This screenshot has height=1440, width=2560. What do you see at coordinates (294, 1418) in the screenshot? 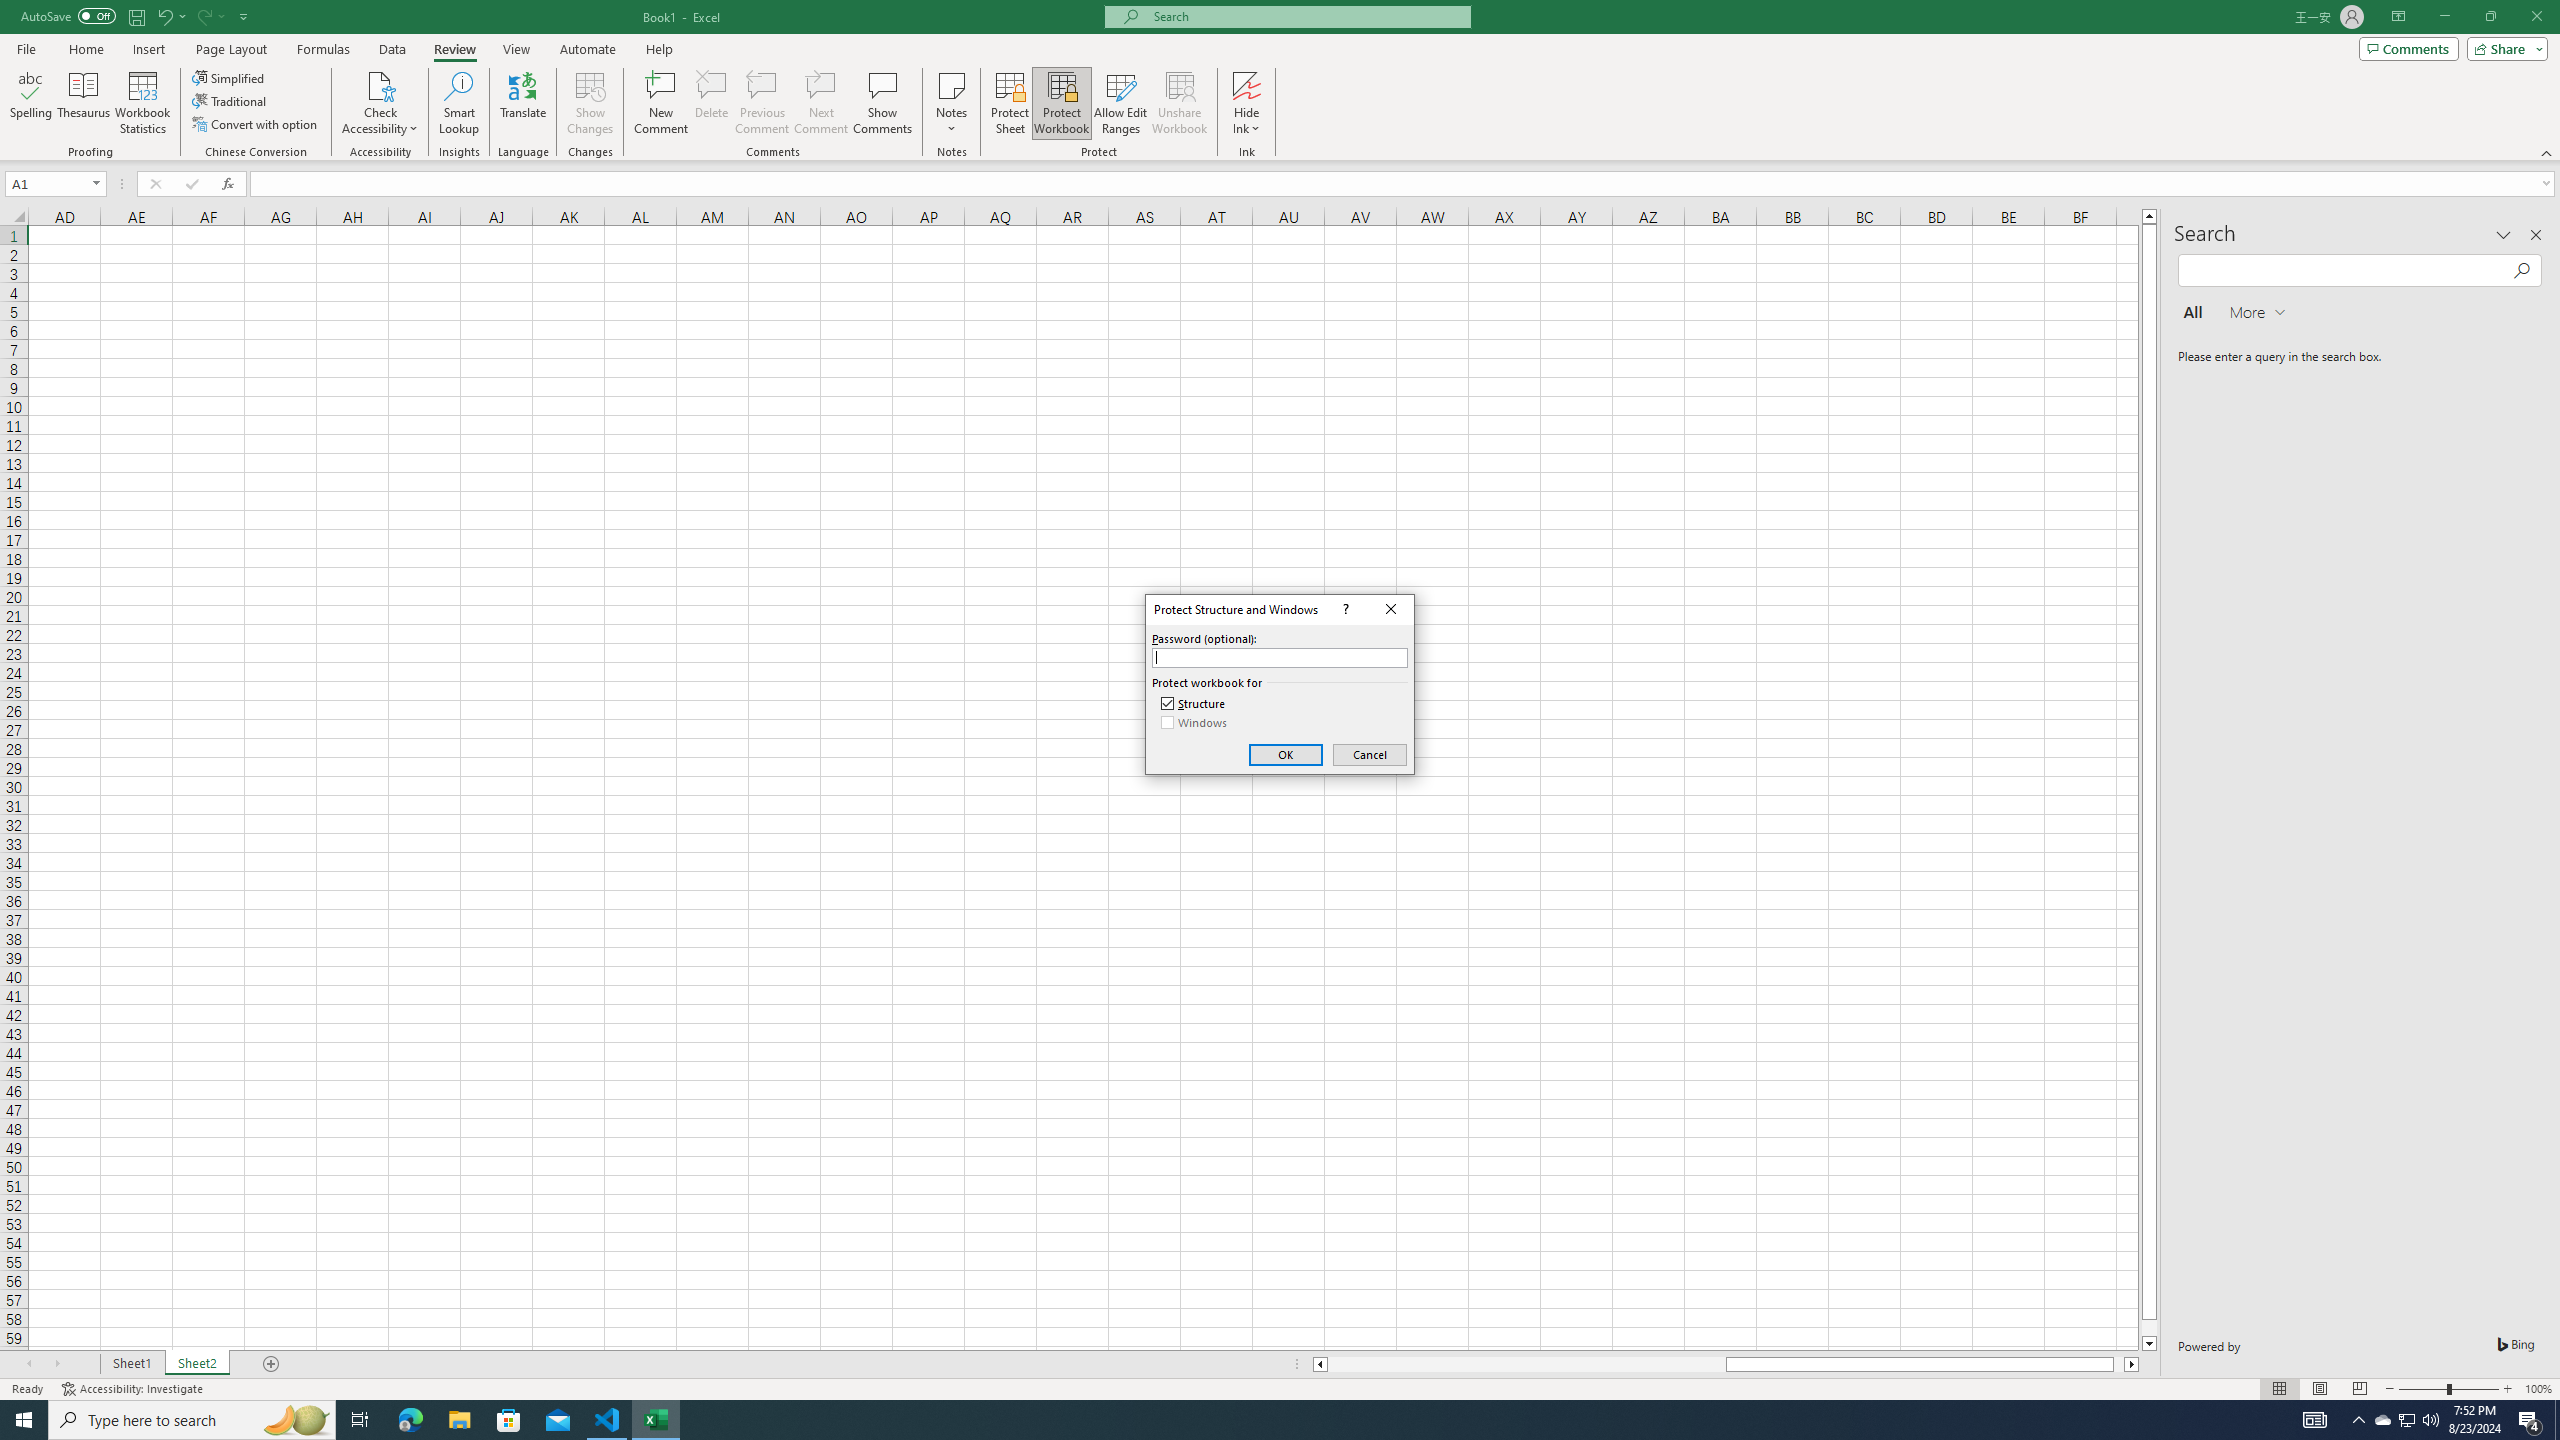
I see `'Search highlights icon opens search home window'` at bounding box center [294, 1418].